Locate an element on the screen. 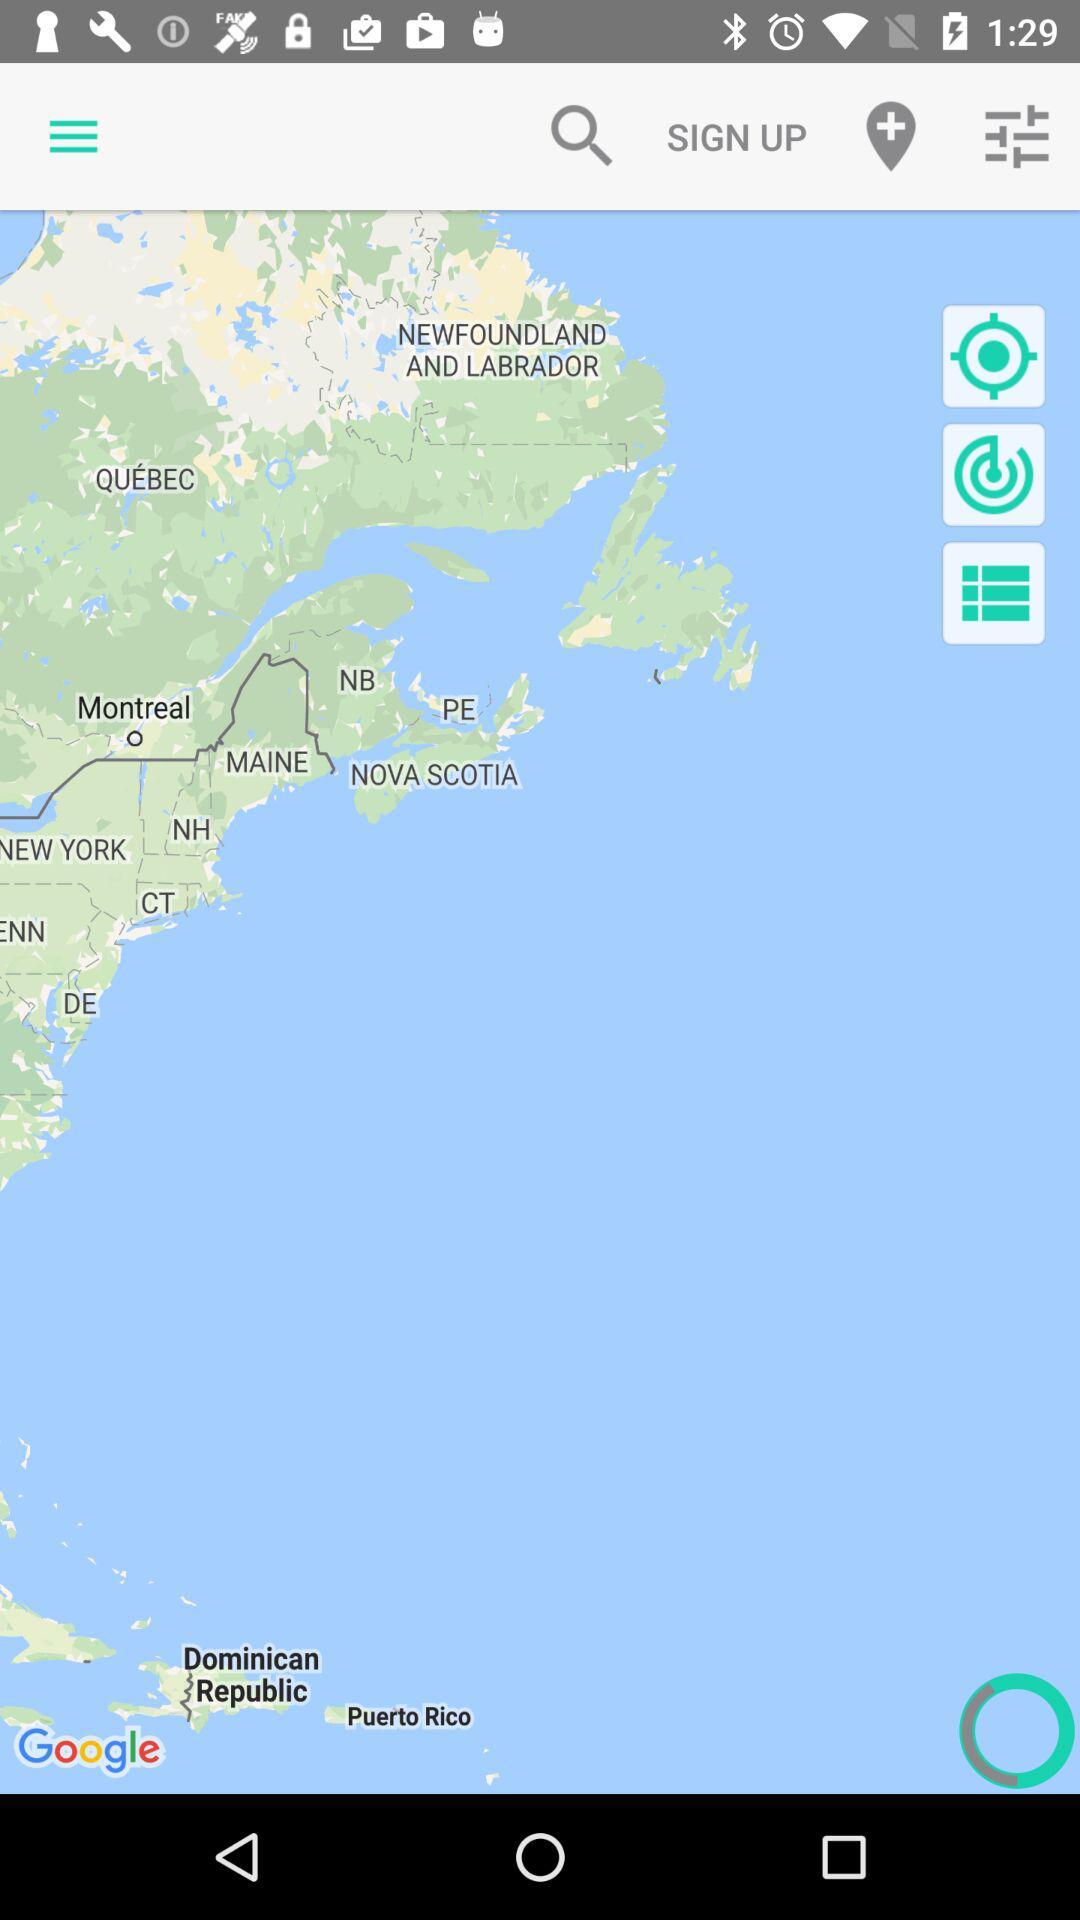 This screenshot has height=1920, width=1080. menu is located at coordinates (993, 592).